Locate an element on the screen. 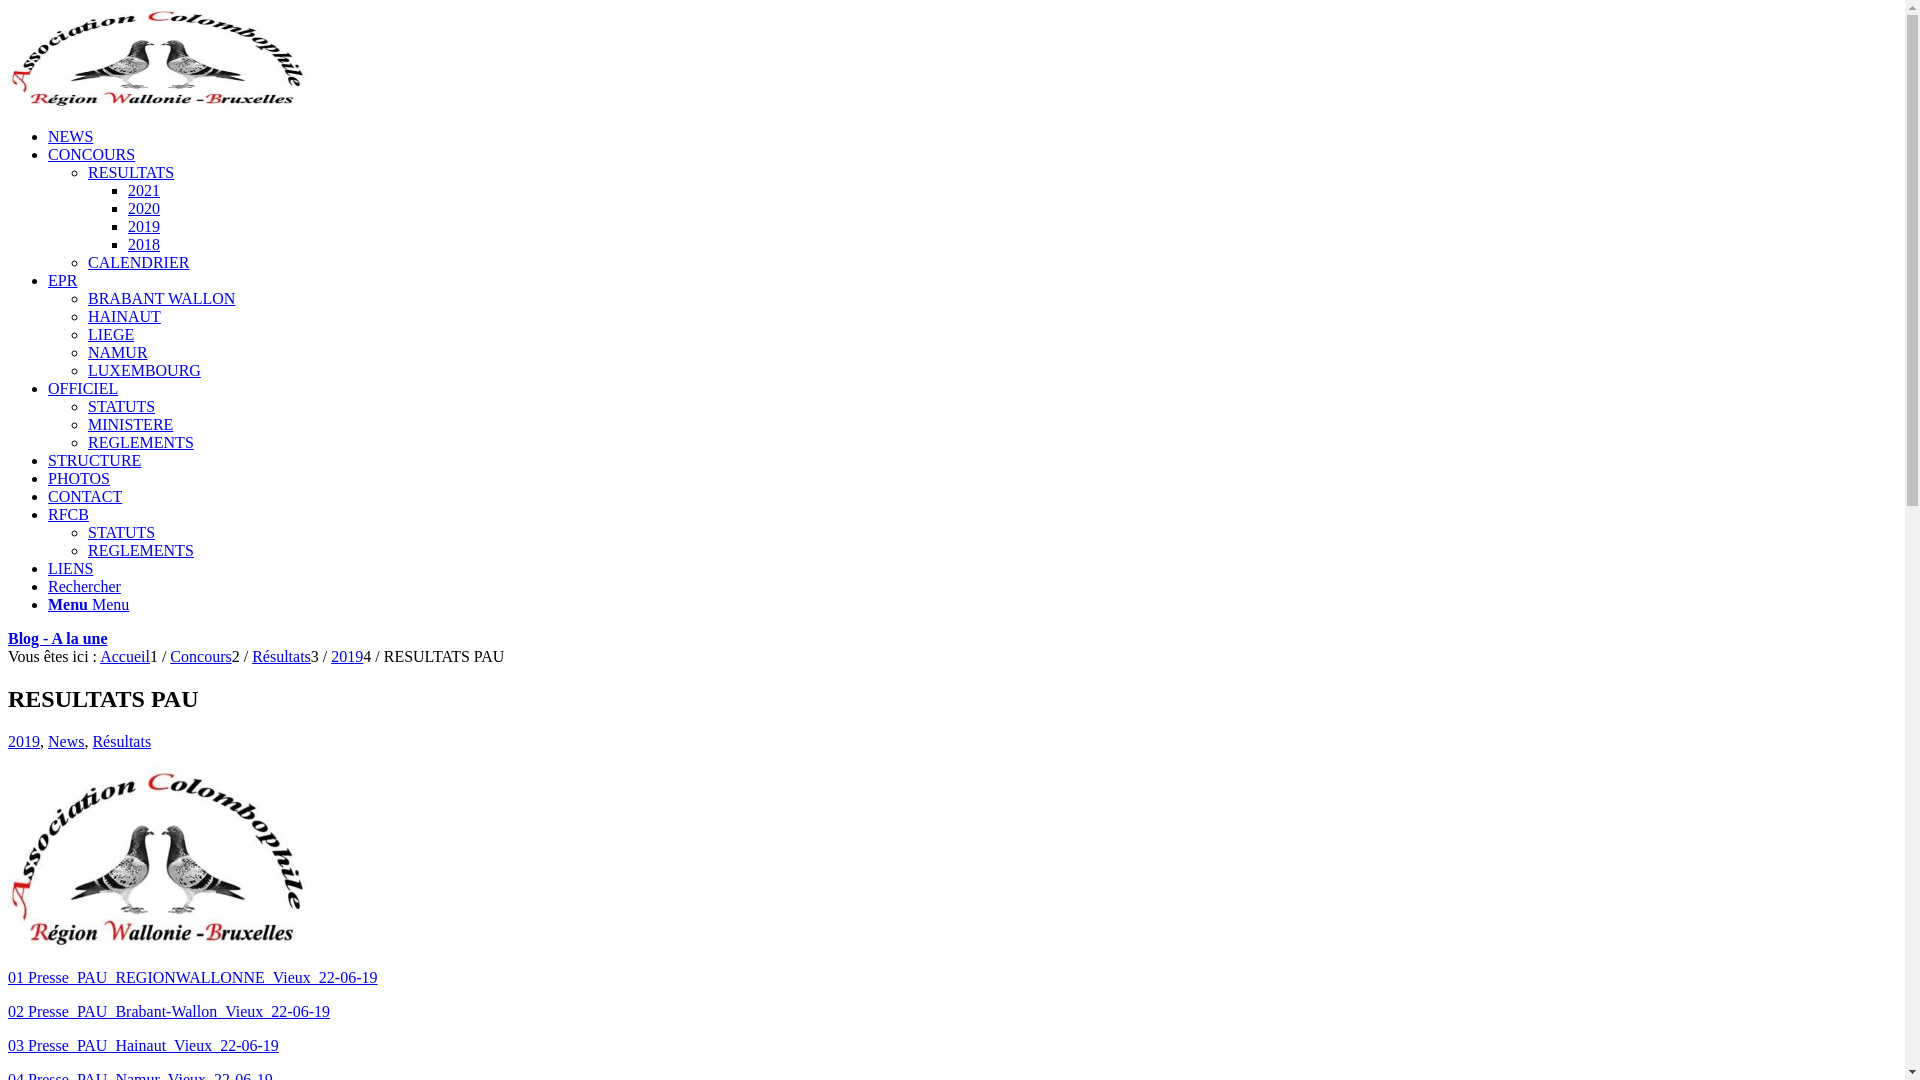 Image resolution: width=1920 pixels, height=1080 pixels. '2019' is located at coordinates (143, 225).